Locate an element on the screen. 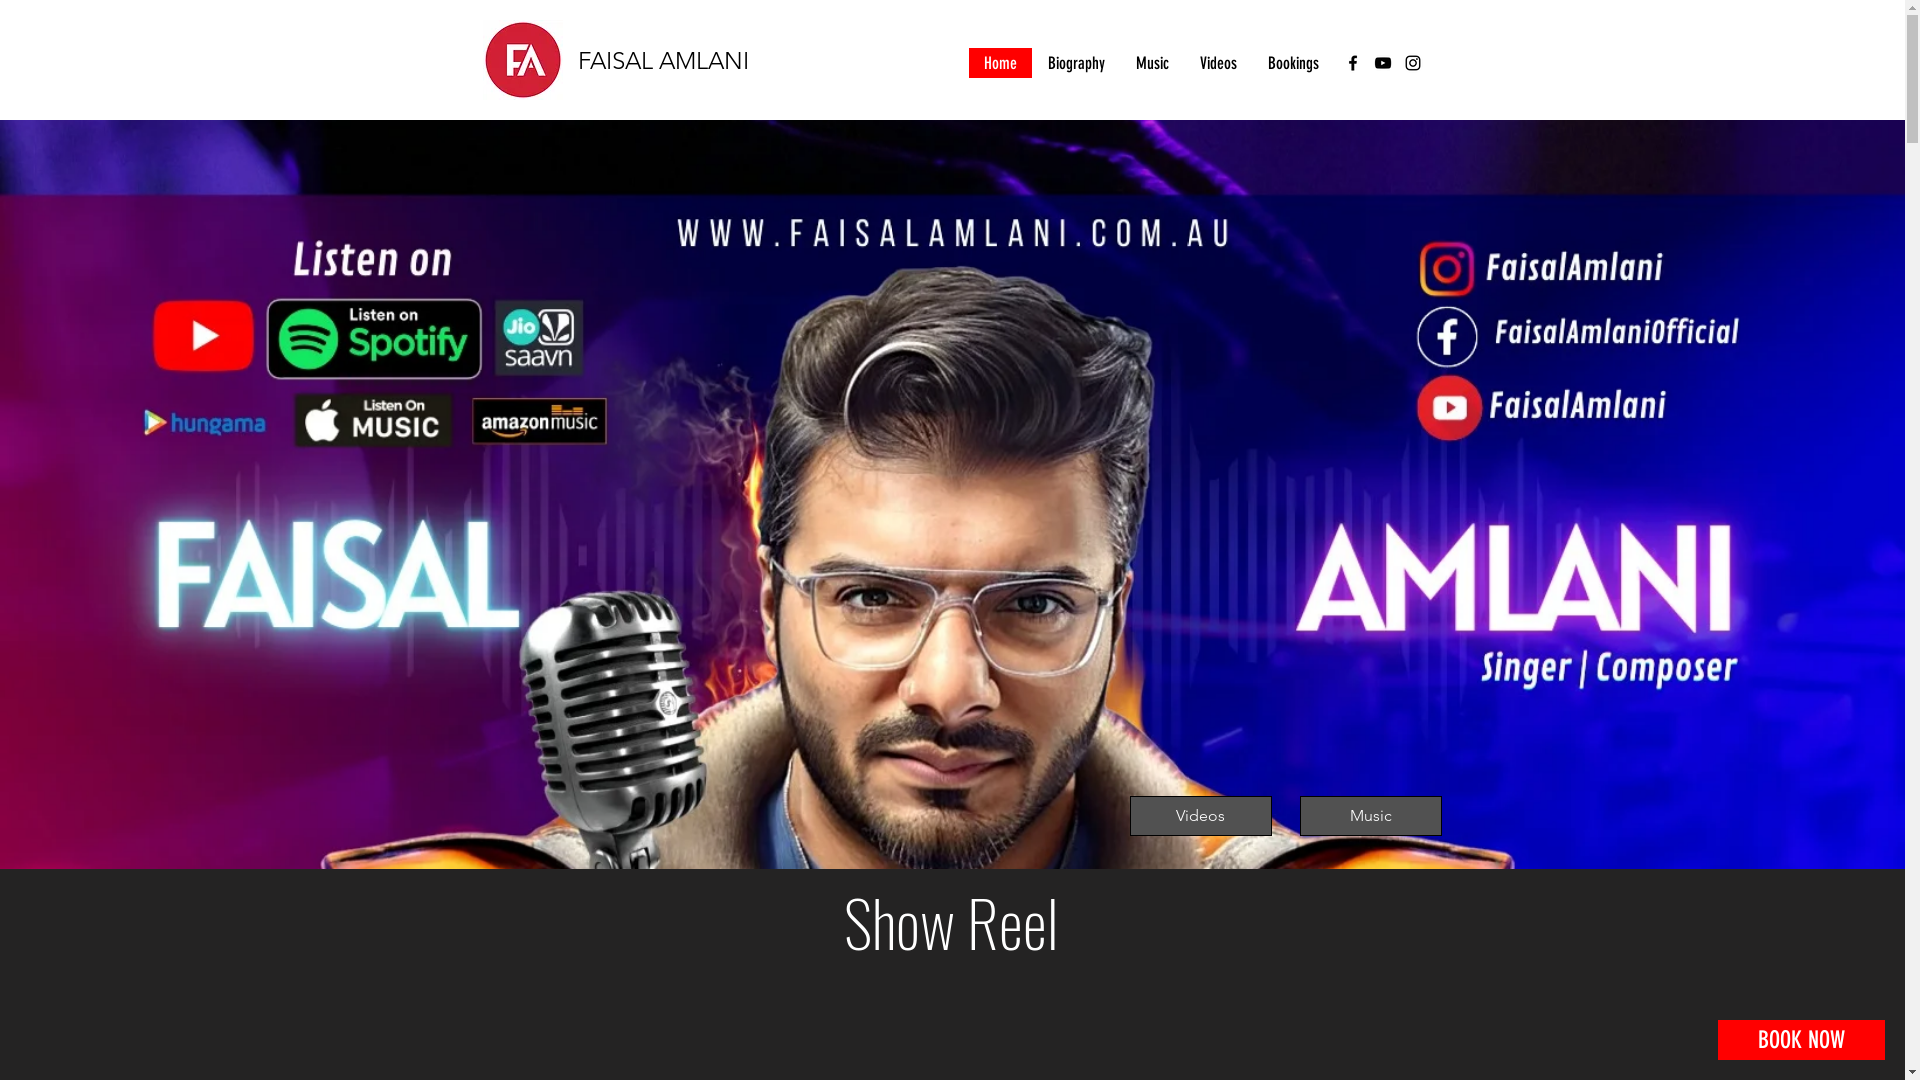 The width and height of the screenshot is (1920, 1080). 'Videos' is located at coordinates (1184, 61).